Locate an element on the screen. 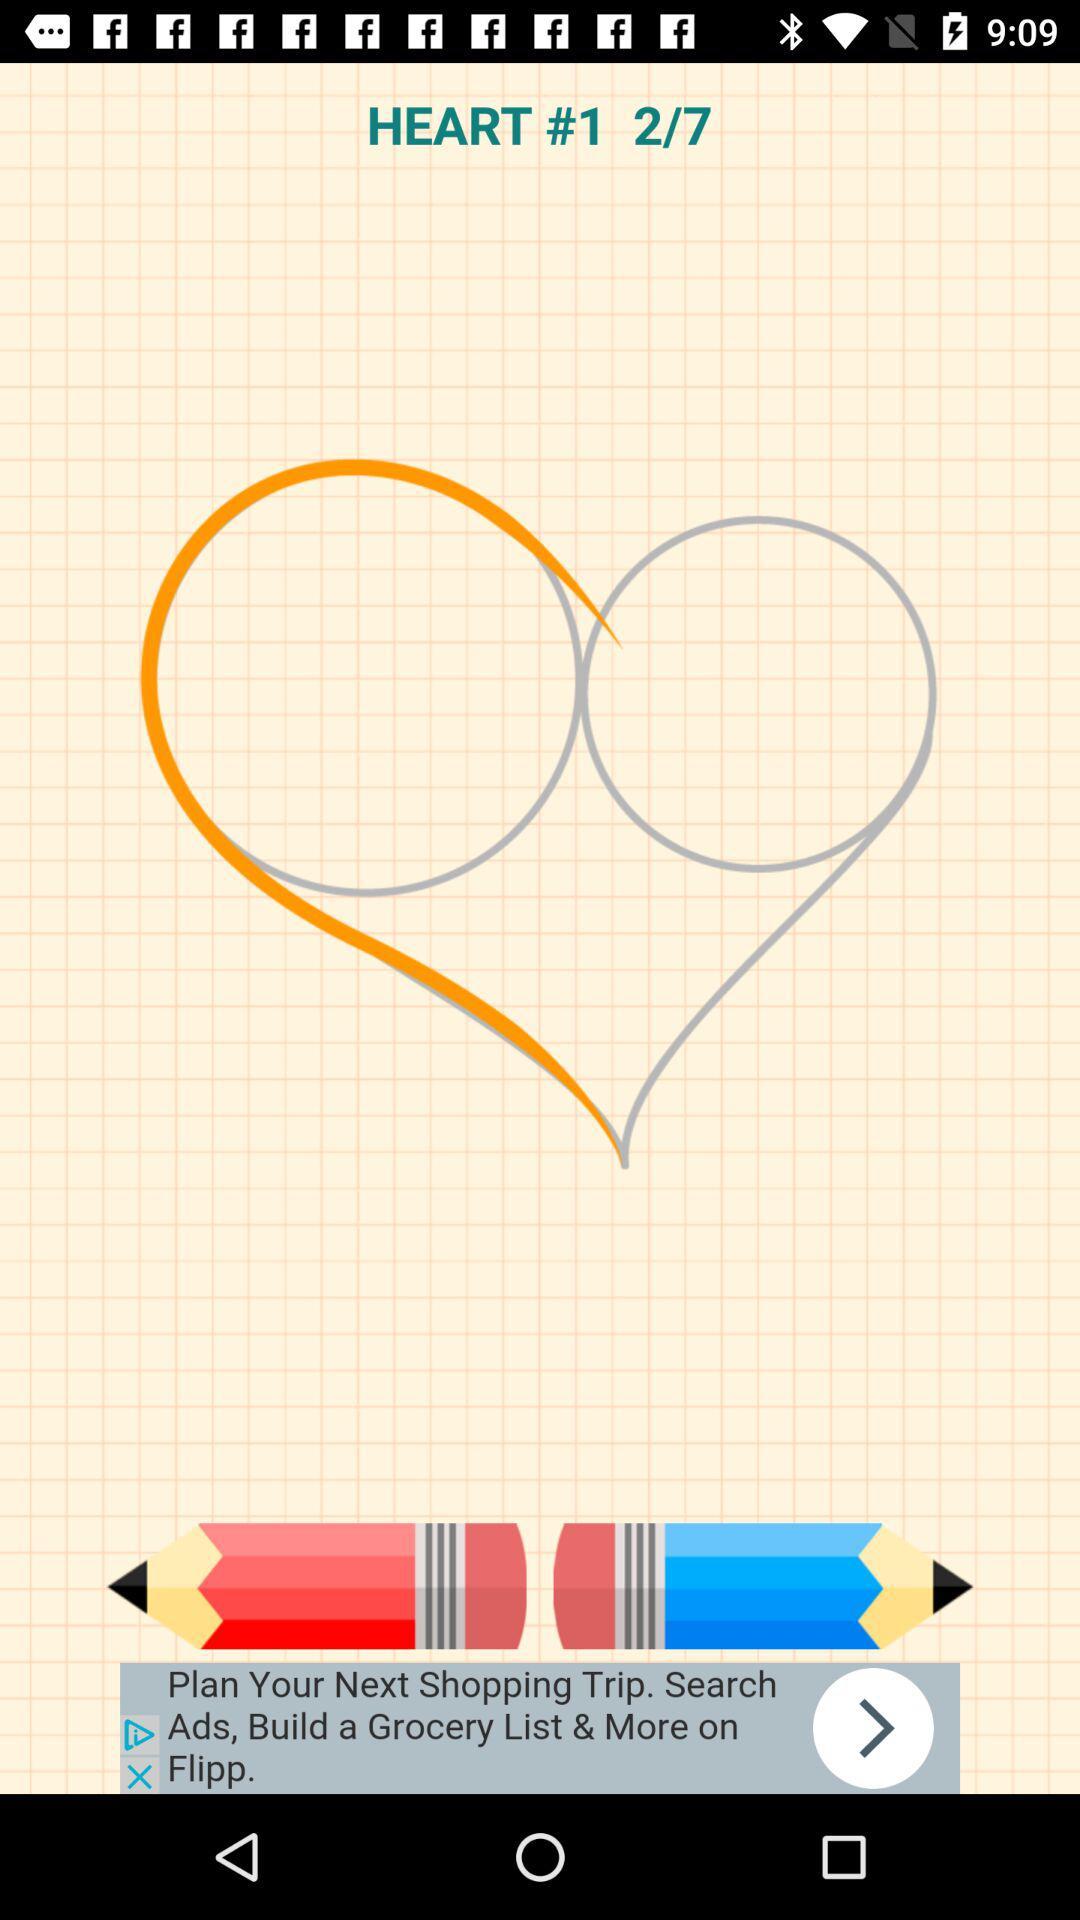 This screenshot has width=1080, height=1920. google advertisements is located at coordinates (540, 1727).